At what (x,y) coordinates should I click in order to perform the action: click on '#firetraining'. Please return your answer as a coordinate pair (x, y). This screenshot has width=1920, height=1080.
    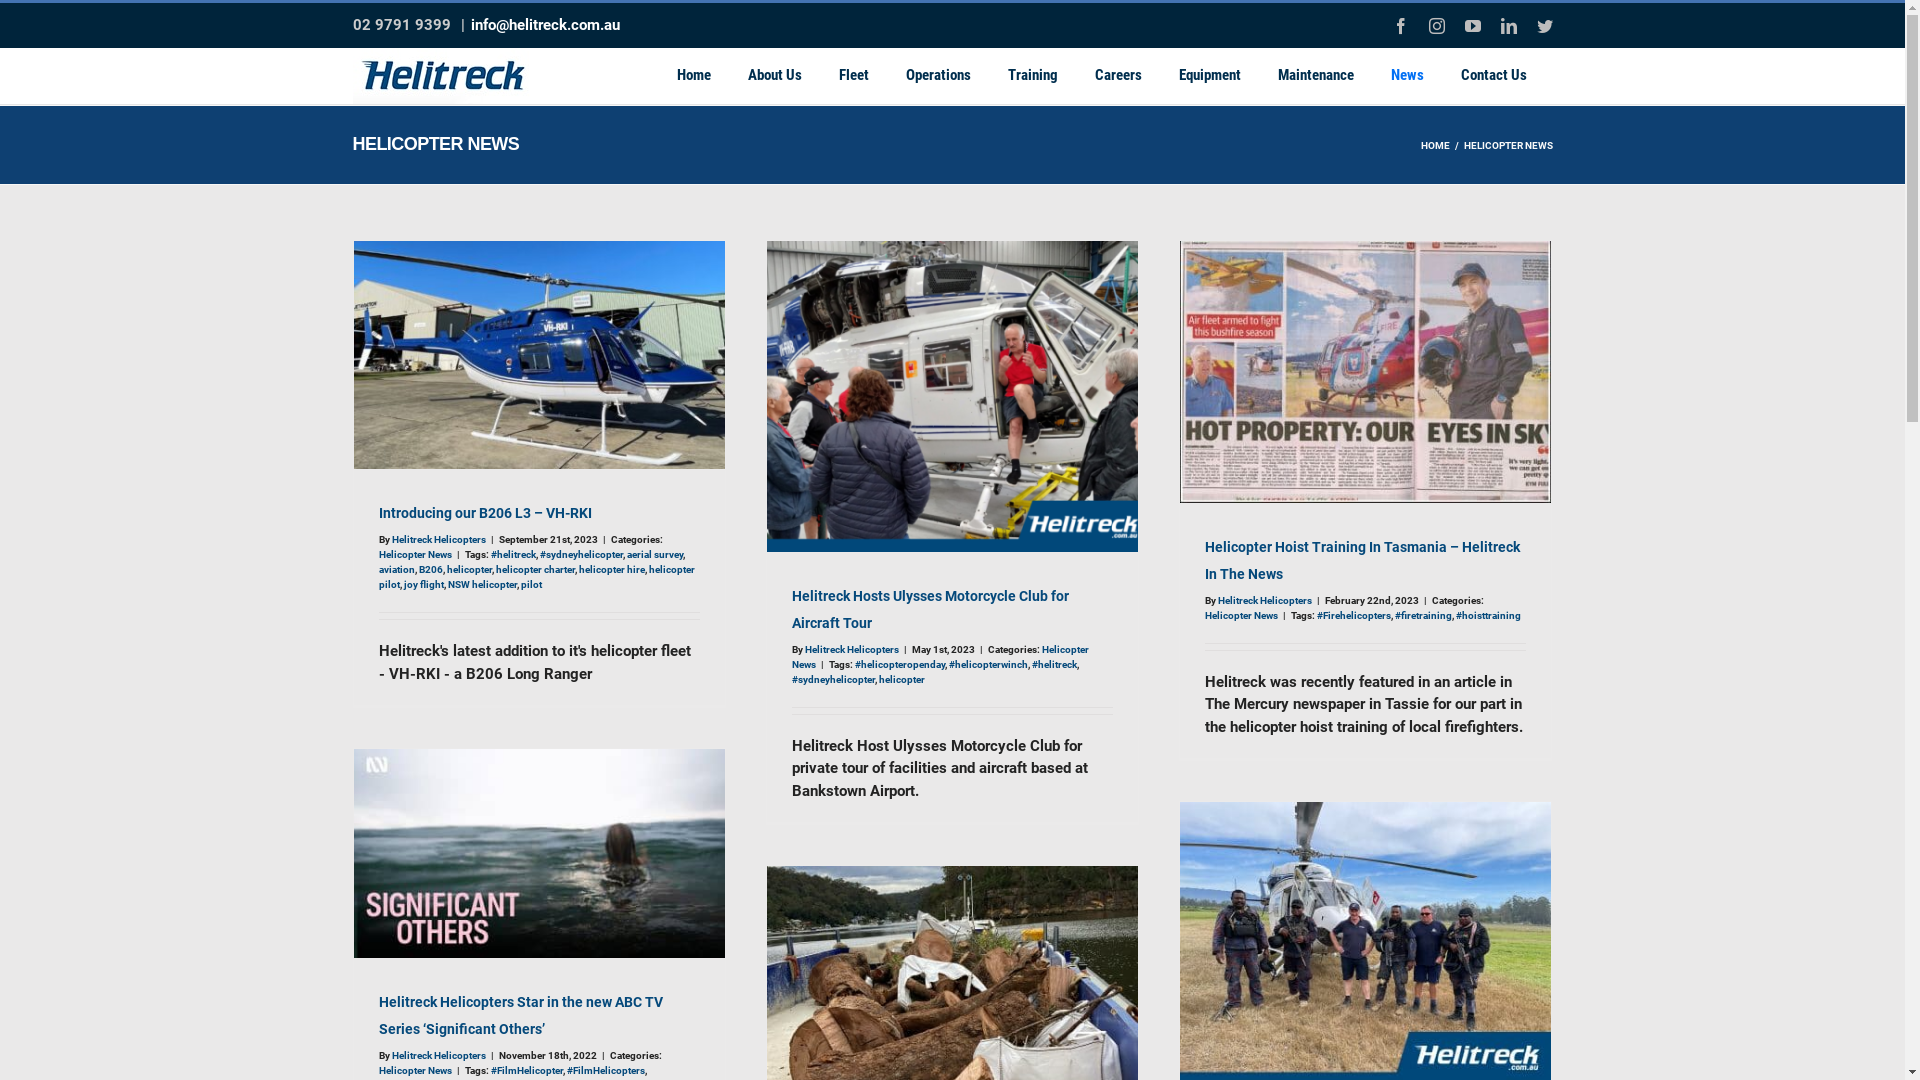
    Looking at the image, I should click on (1392, 614).